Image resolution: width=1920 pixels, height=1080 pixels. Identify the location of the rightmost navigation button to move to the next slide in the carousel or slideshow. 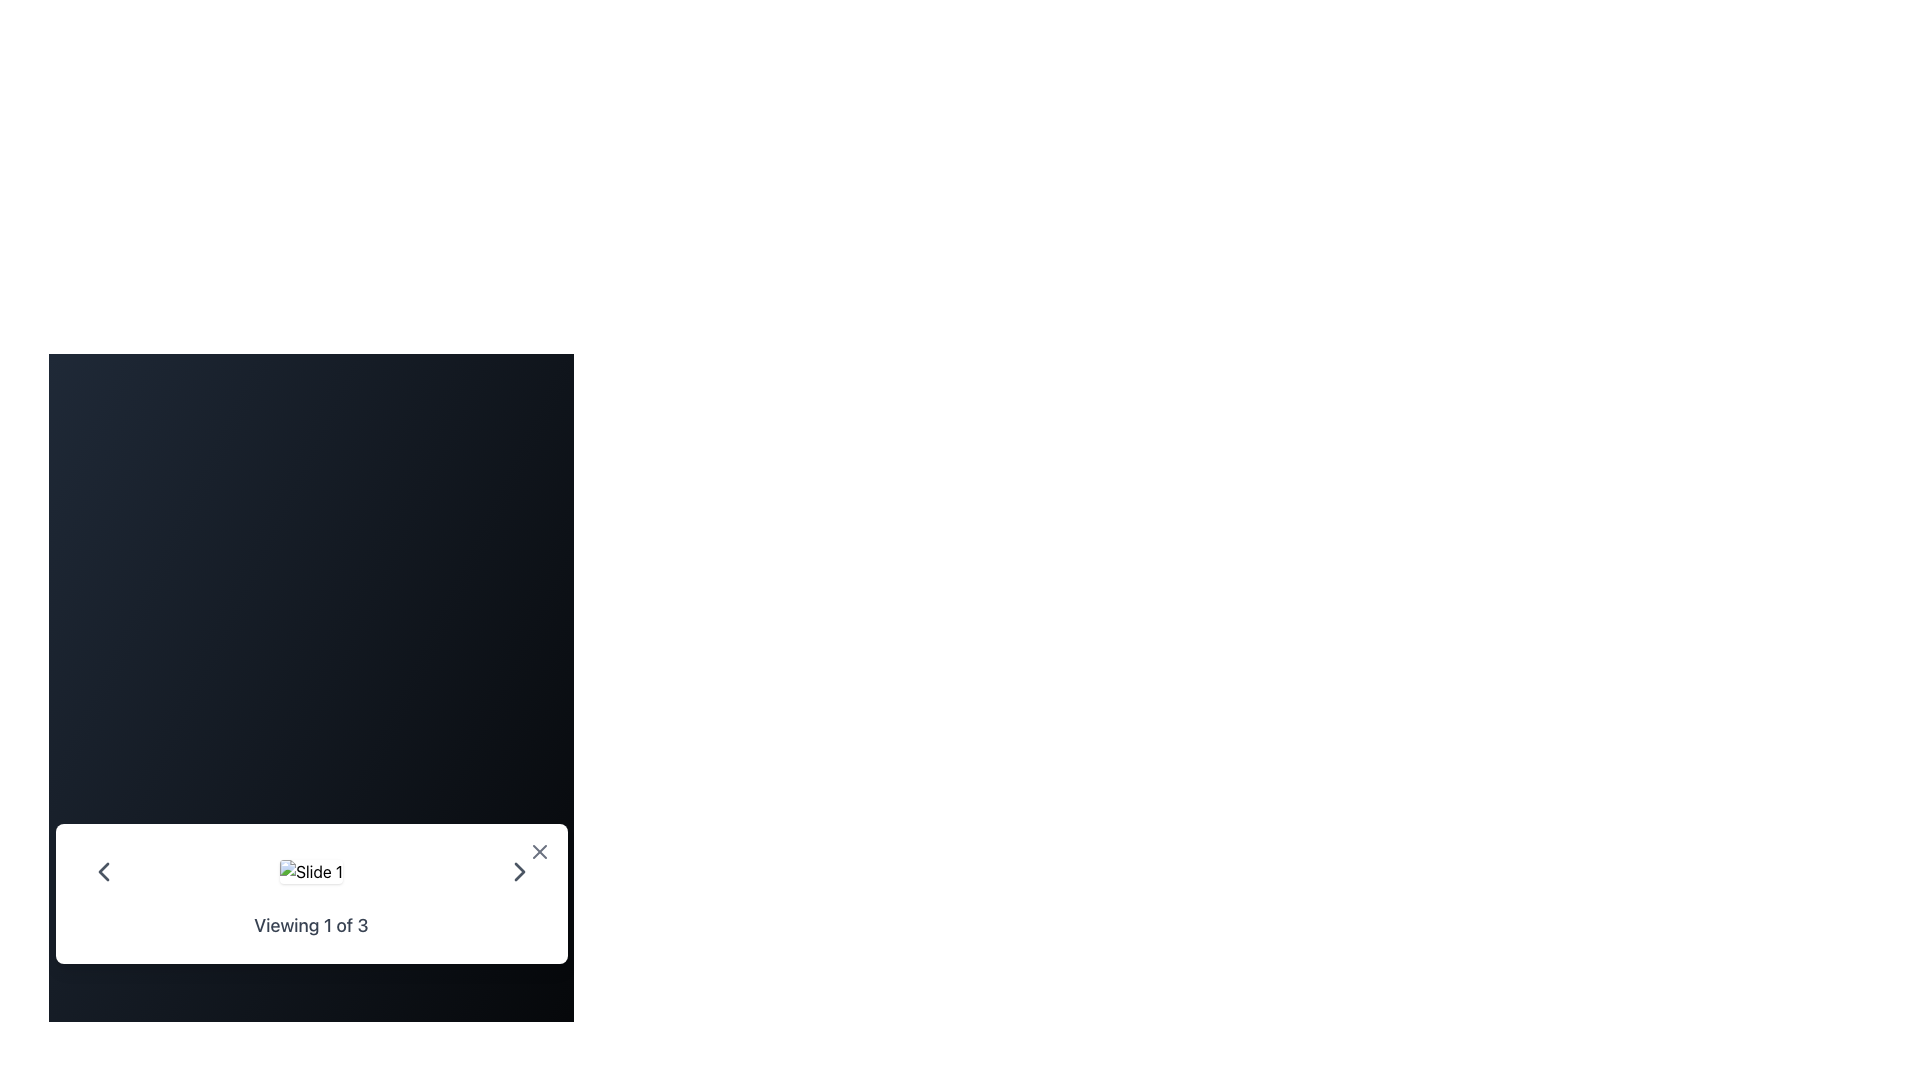
(519, 870).